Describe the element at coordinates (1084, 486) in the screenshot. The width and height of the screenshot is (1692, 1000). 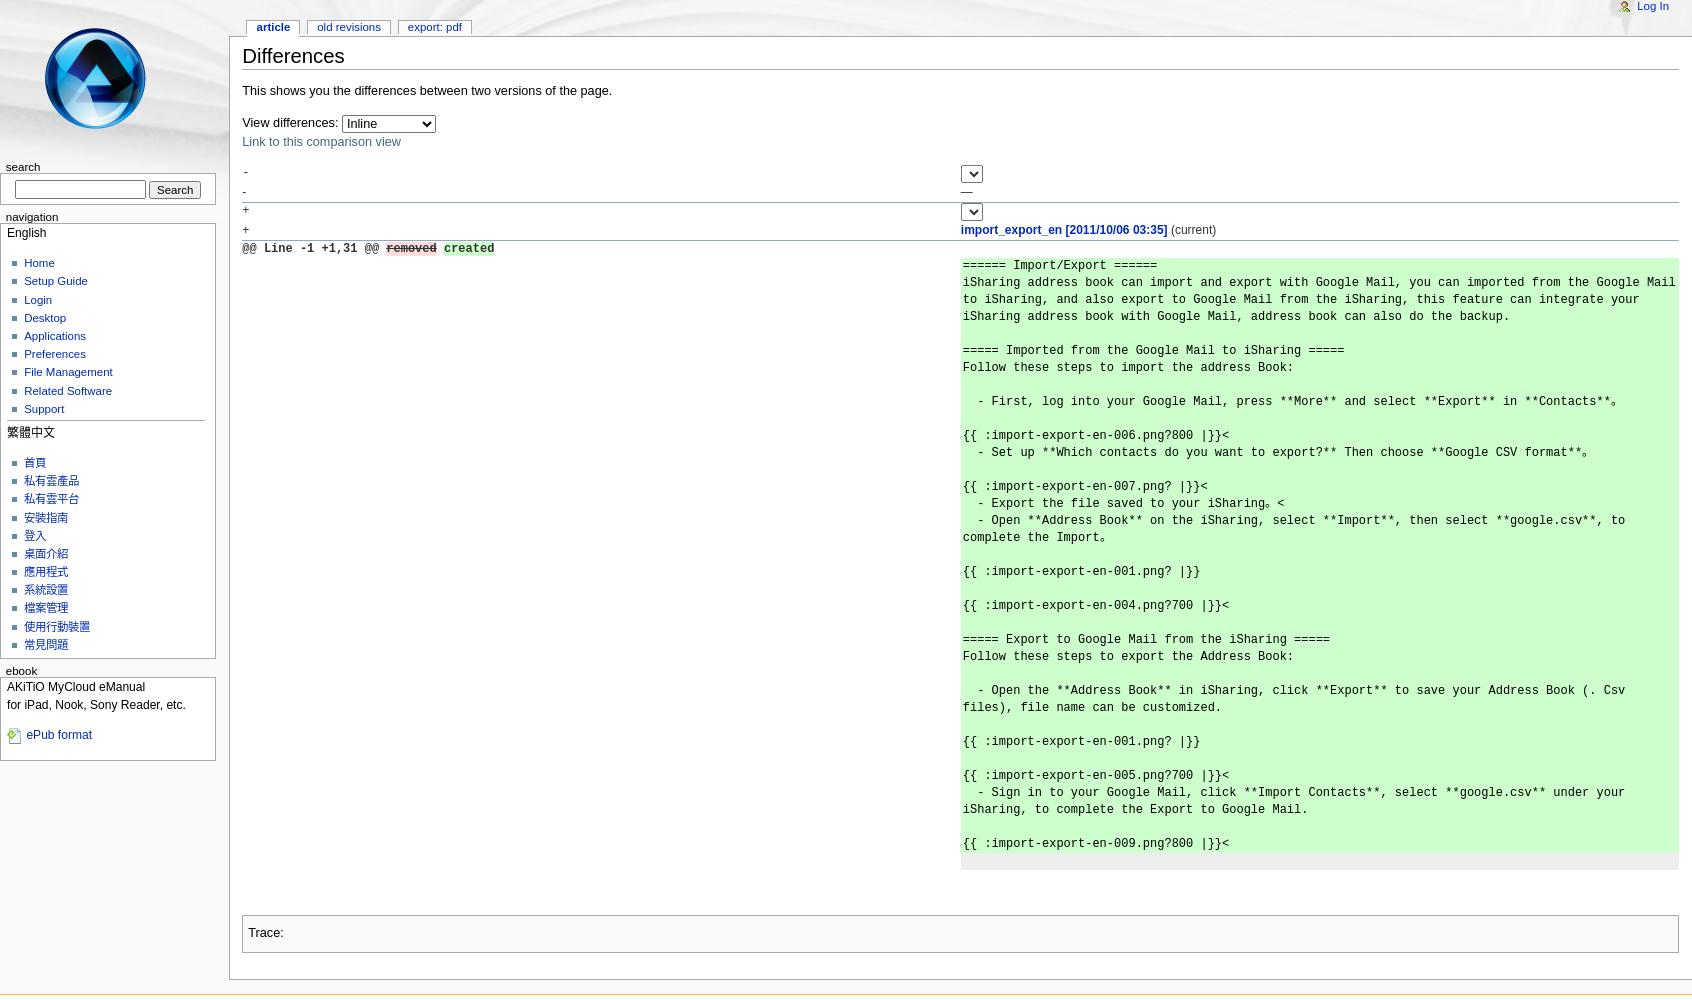
I see `'{{ :​import-export-en-007.png?​ |}}<'` at that location.